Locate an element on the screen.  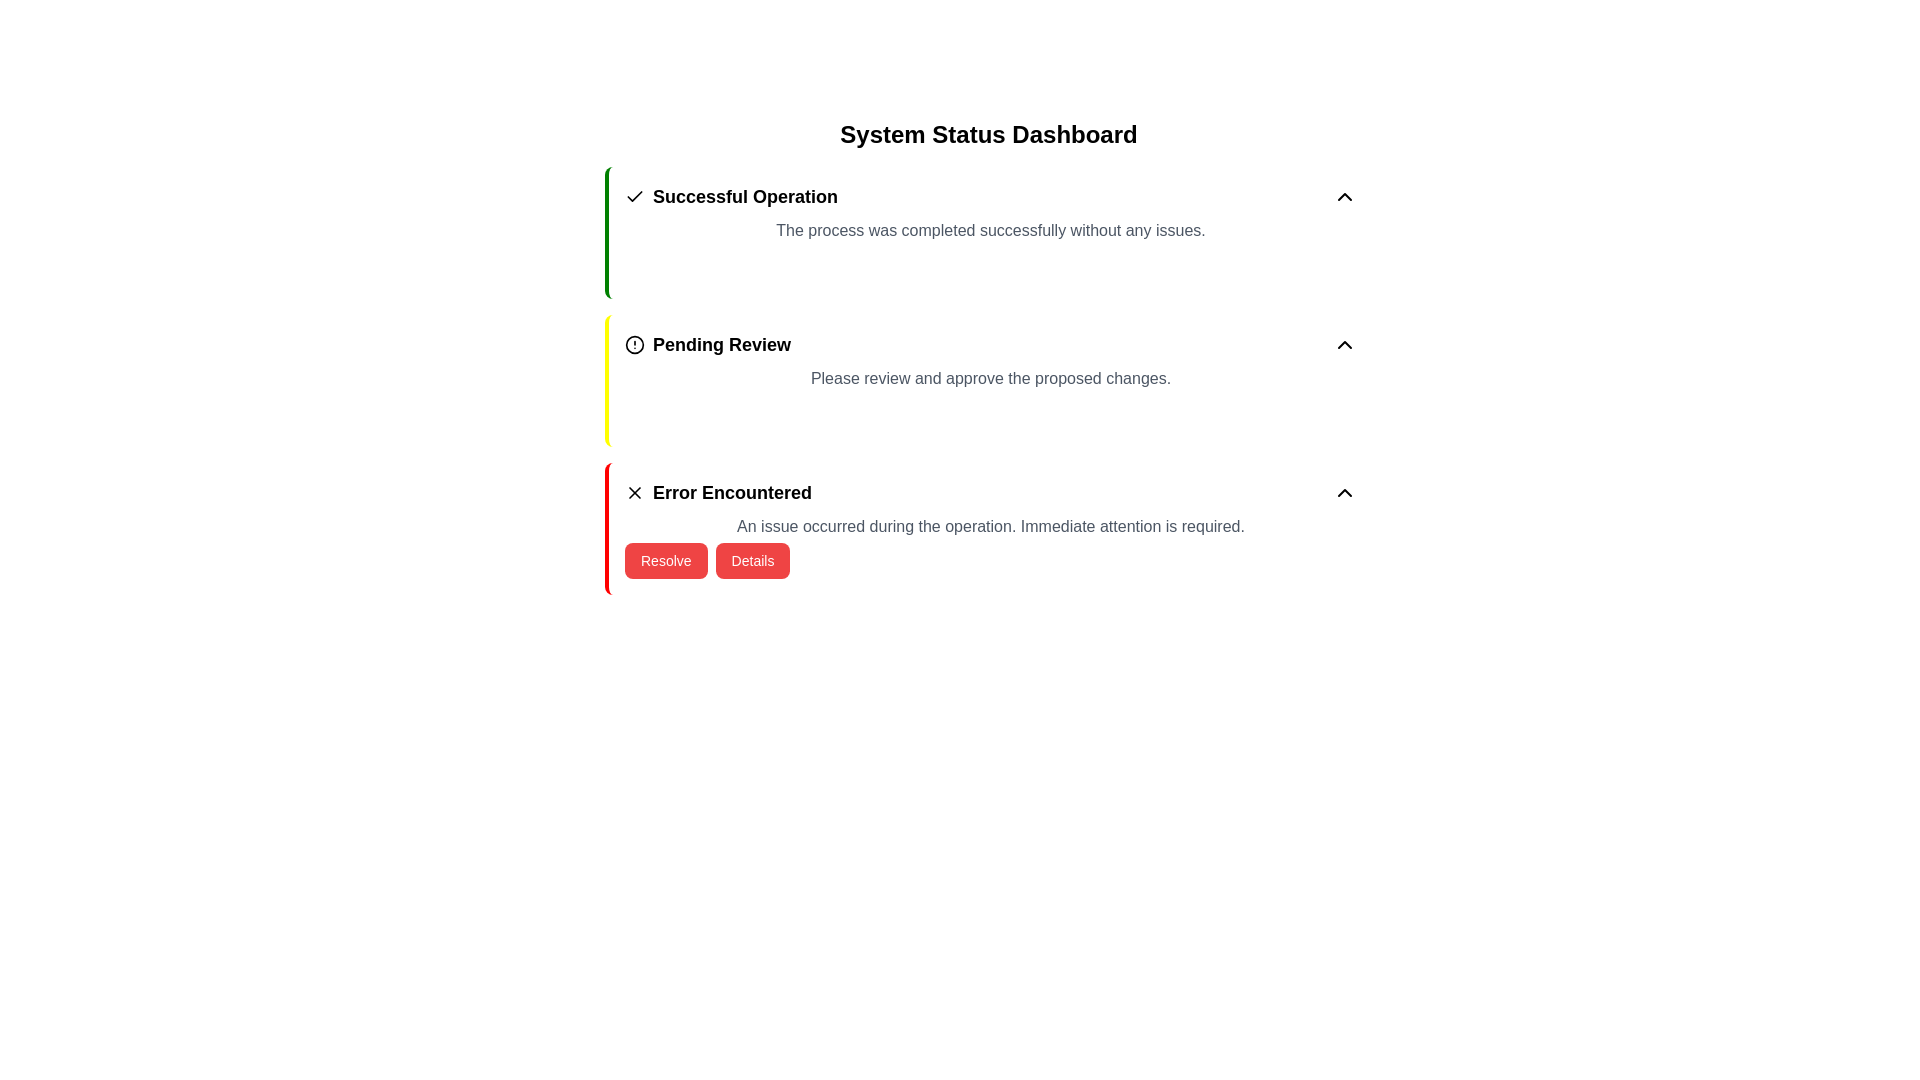
the informational display panel that indicates a pending review status, located in the middle section of the dashboard between 'Successful Operation' and 'Error Encountered' is located at coordinates (990, 343).